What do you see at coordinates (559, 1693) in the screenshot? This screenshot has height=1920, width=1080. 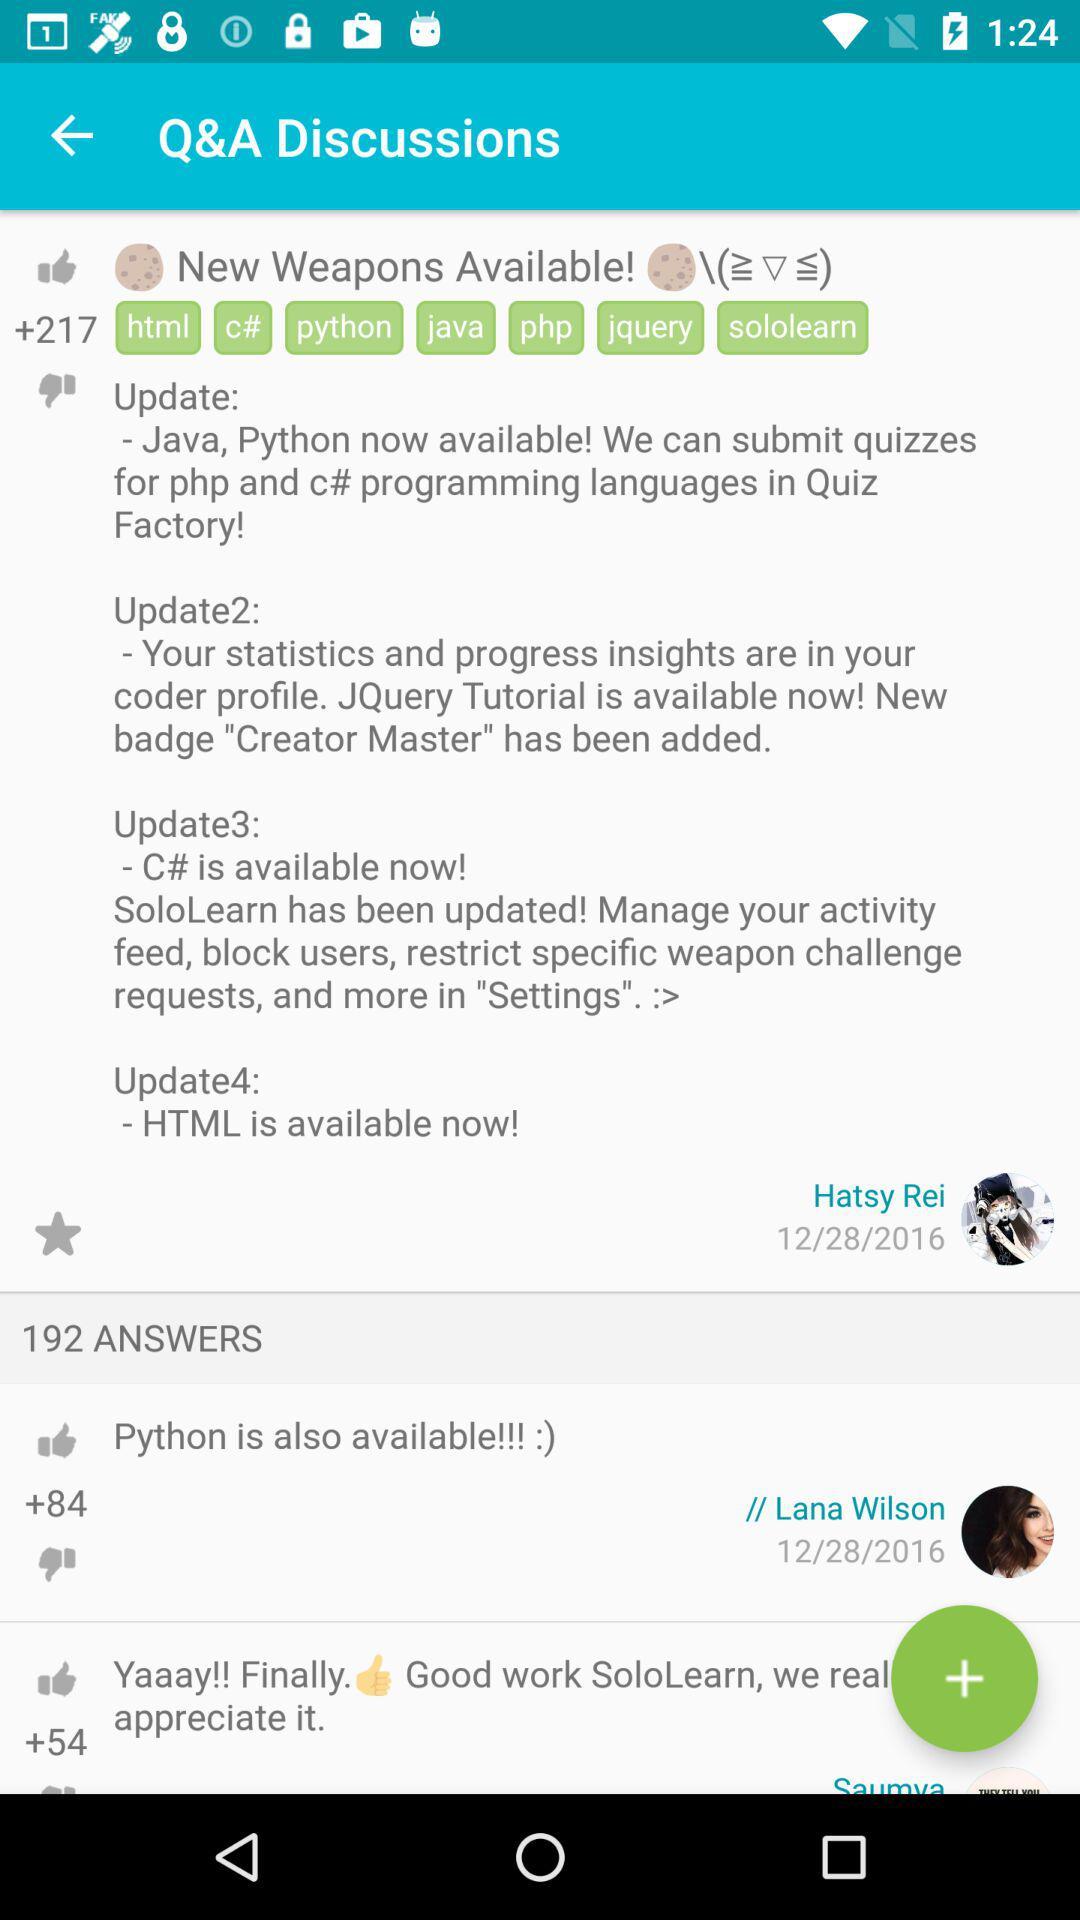 I see `the yaaay finally good` at bounding box center [559, 1693].